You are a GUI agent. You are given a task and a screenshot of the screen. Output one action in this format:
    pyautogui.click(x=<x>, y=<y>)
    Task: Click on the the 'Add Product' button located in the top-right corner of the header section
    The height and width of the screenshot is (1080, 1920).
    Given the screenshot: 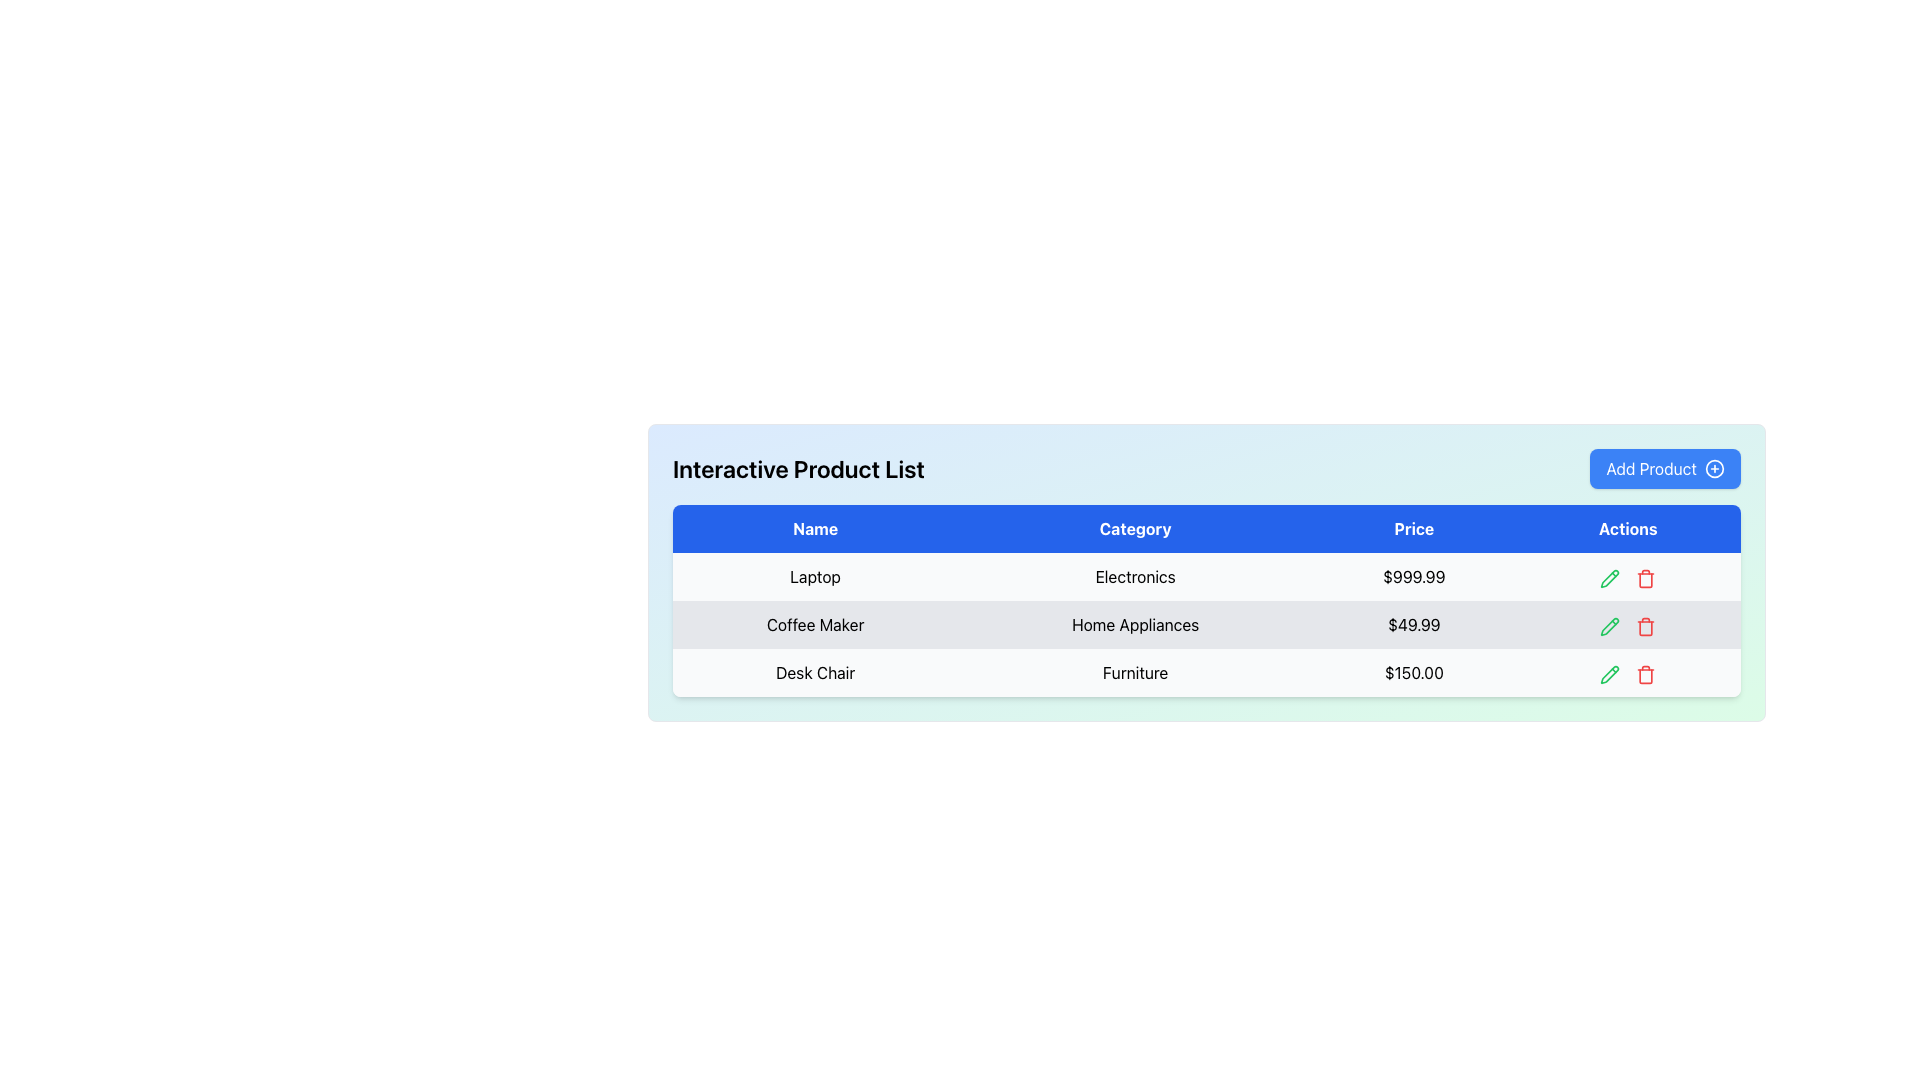 What is the action you would take?
    pyautogui.click(x=1665, y=469)
    